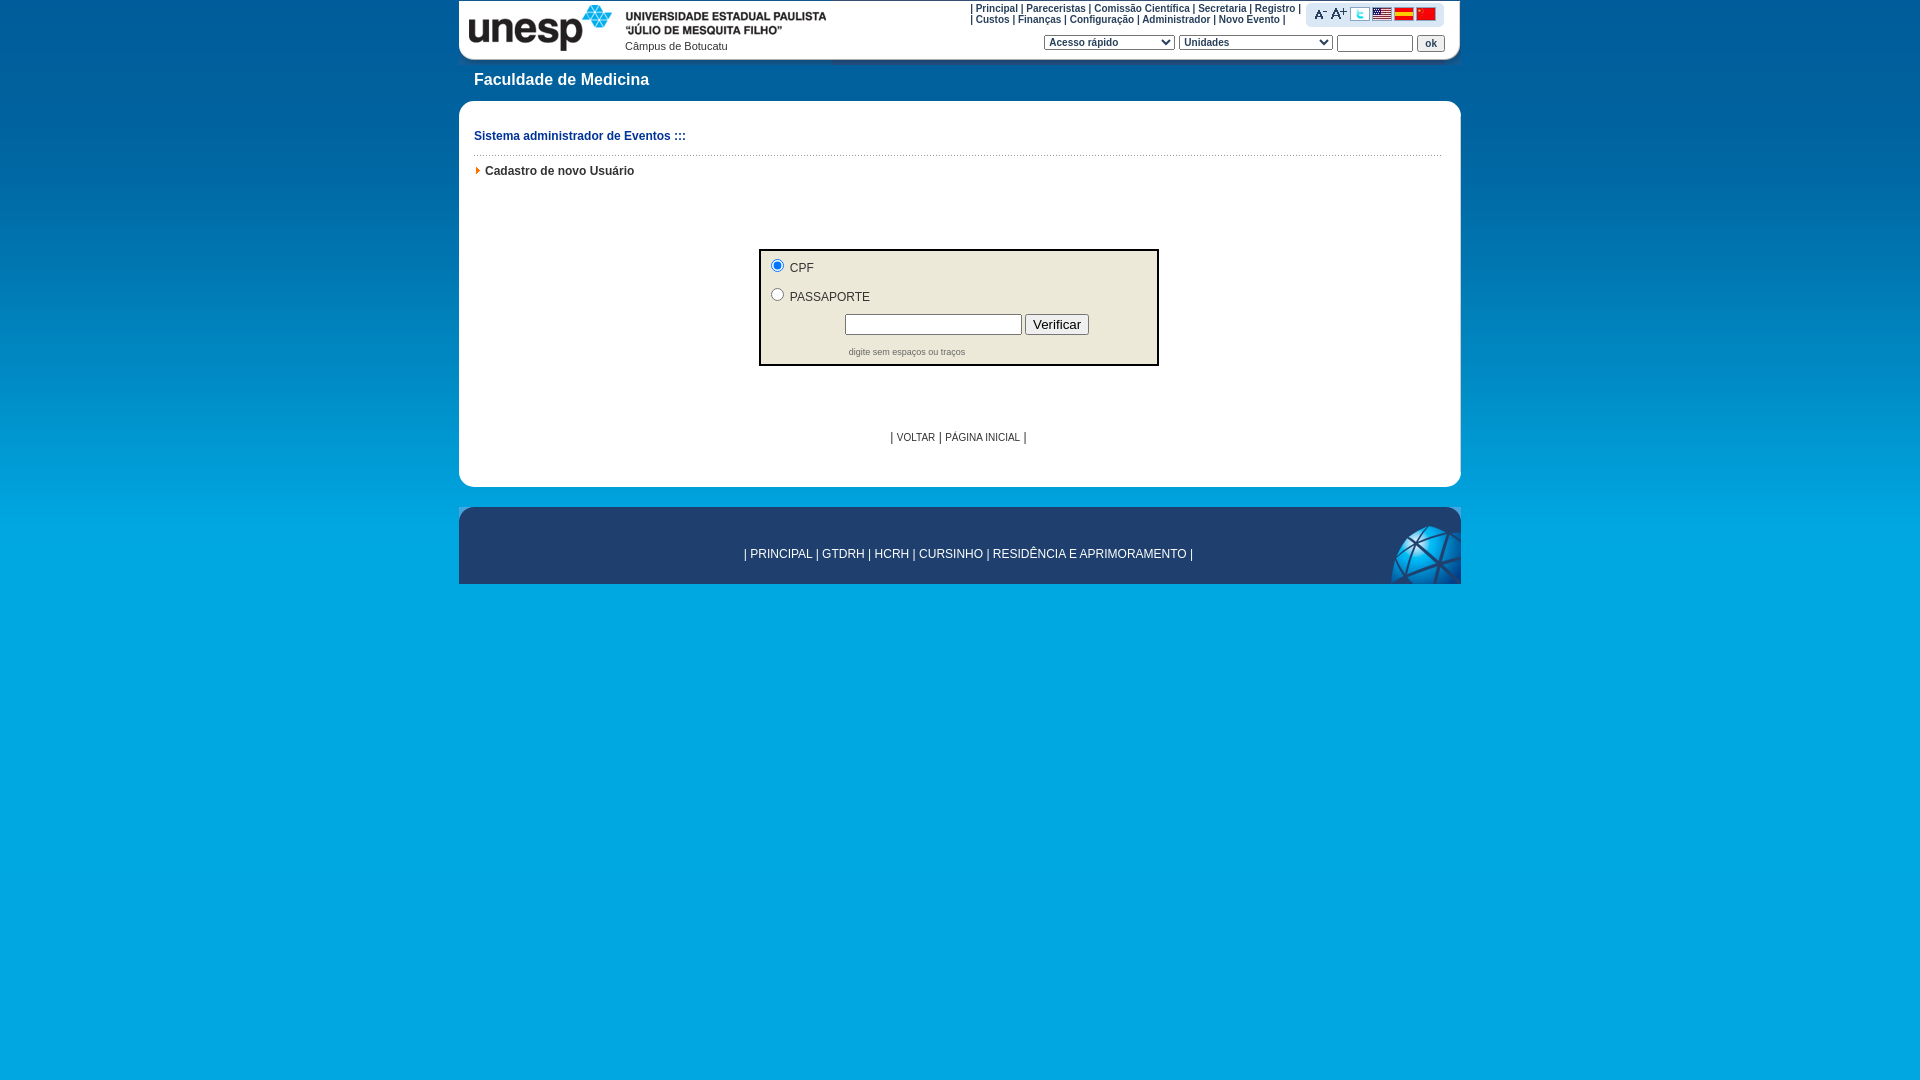 This screenshot has height=1080, width=1920. I want to click on 'diminuir fonte', so click(1314, 12).